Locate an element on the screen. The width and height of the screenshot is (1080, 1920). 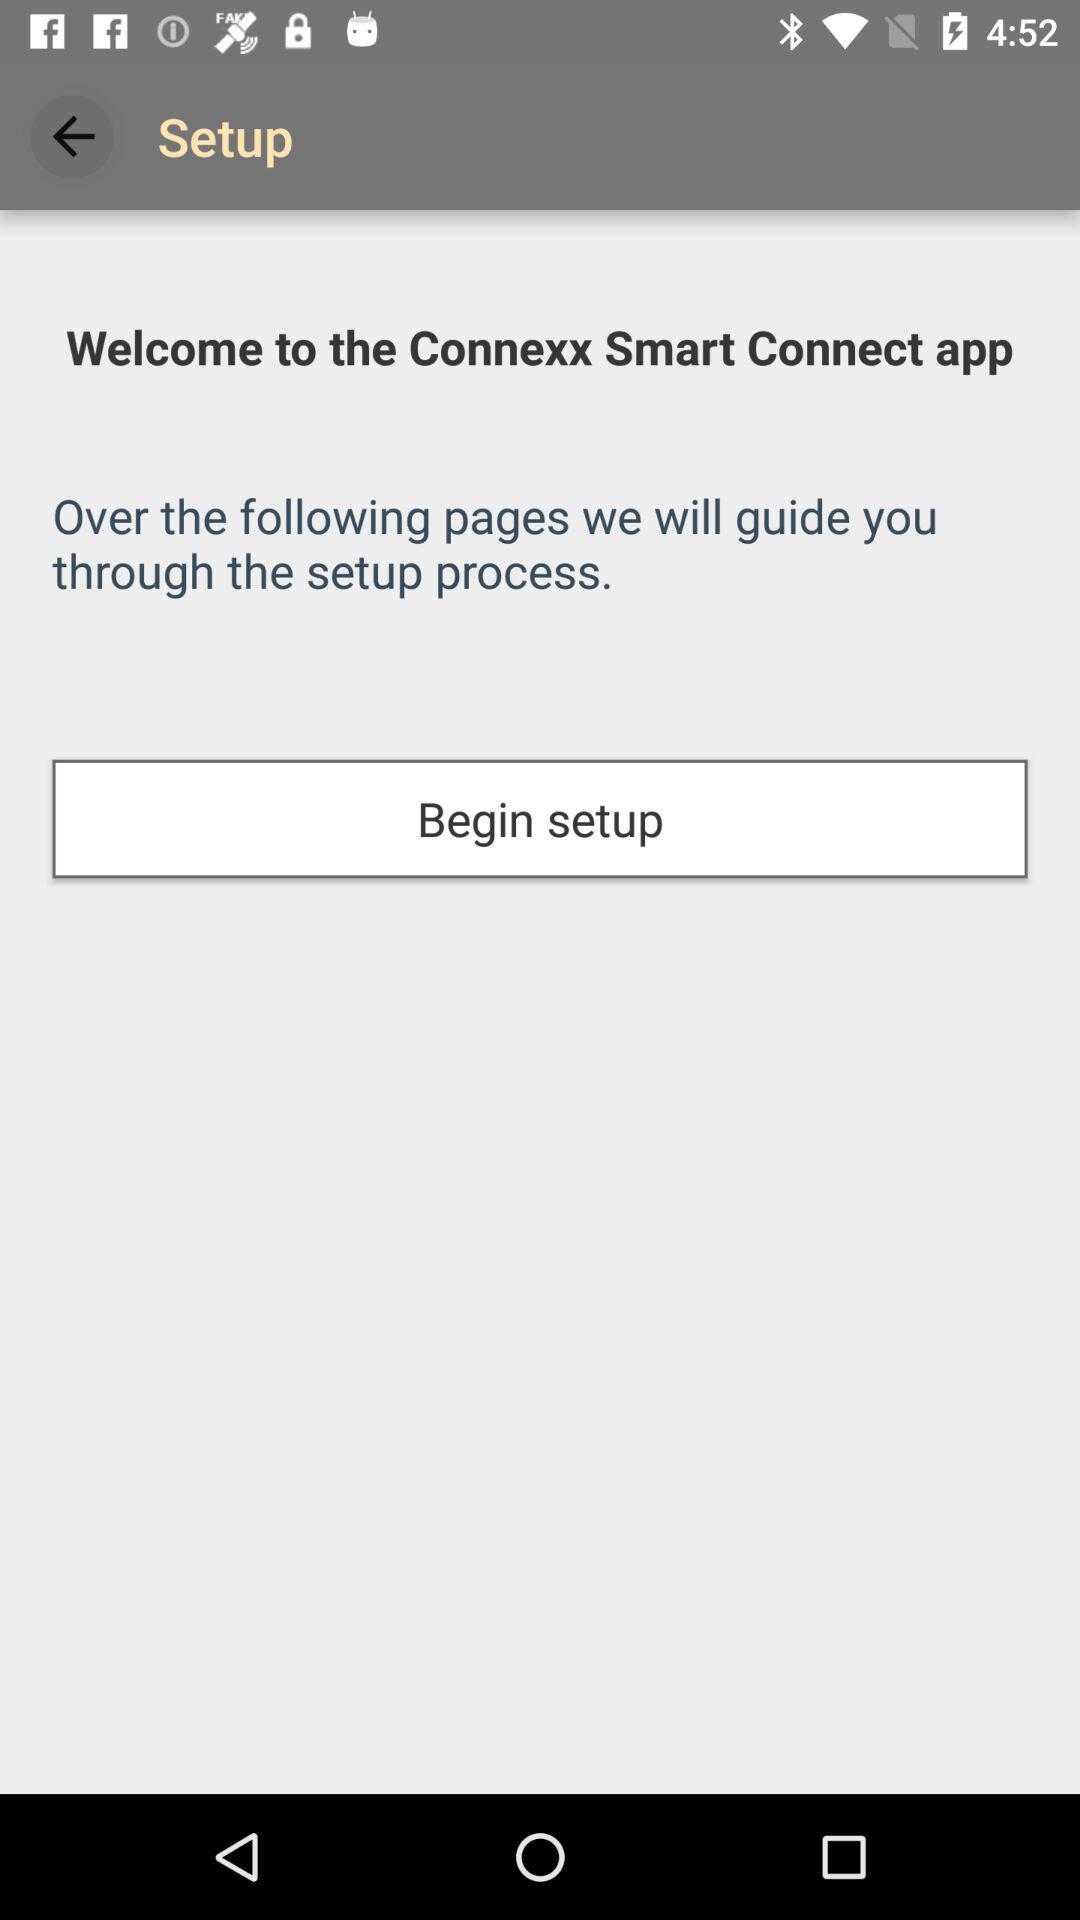
icon above the welcome to the is located at coordinates (72, 135).